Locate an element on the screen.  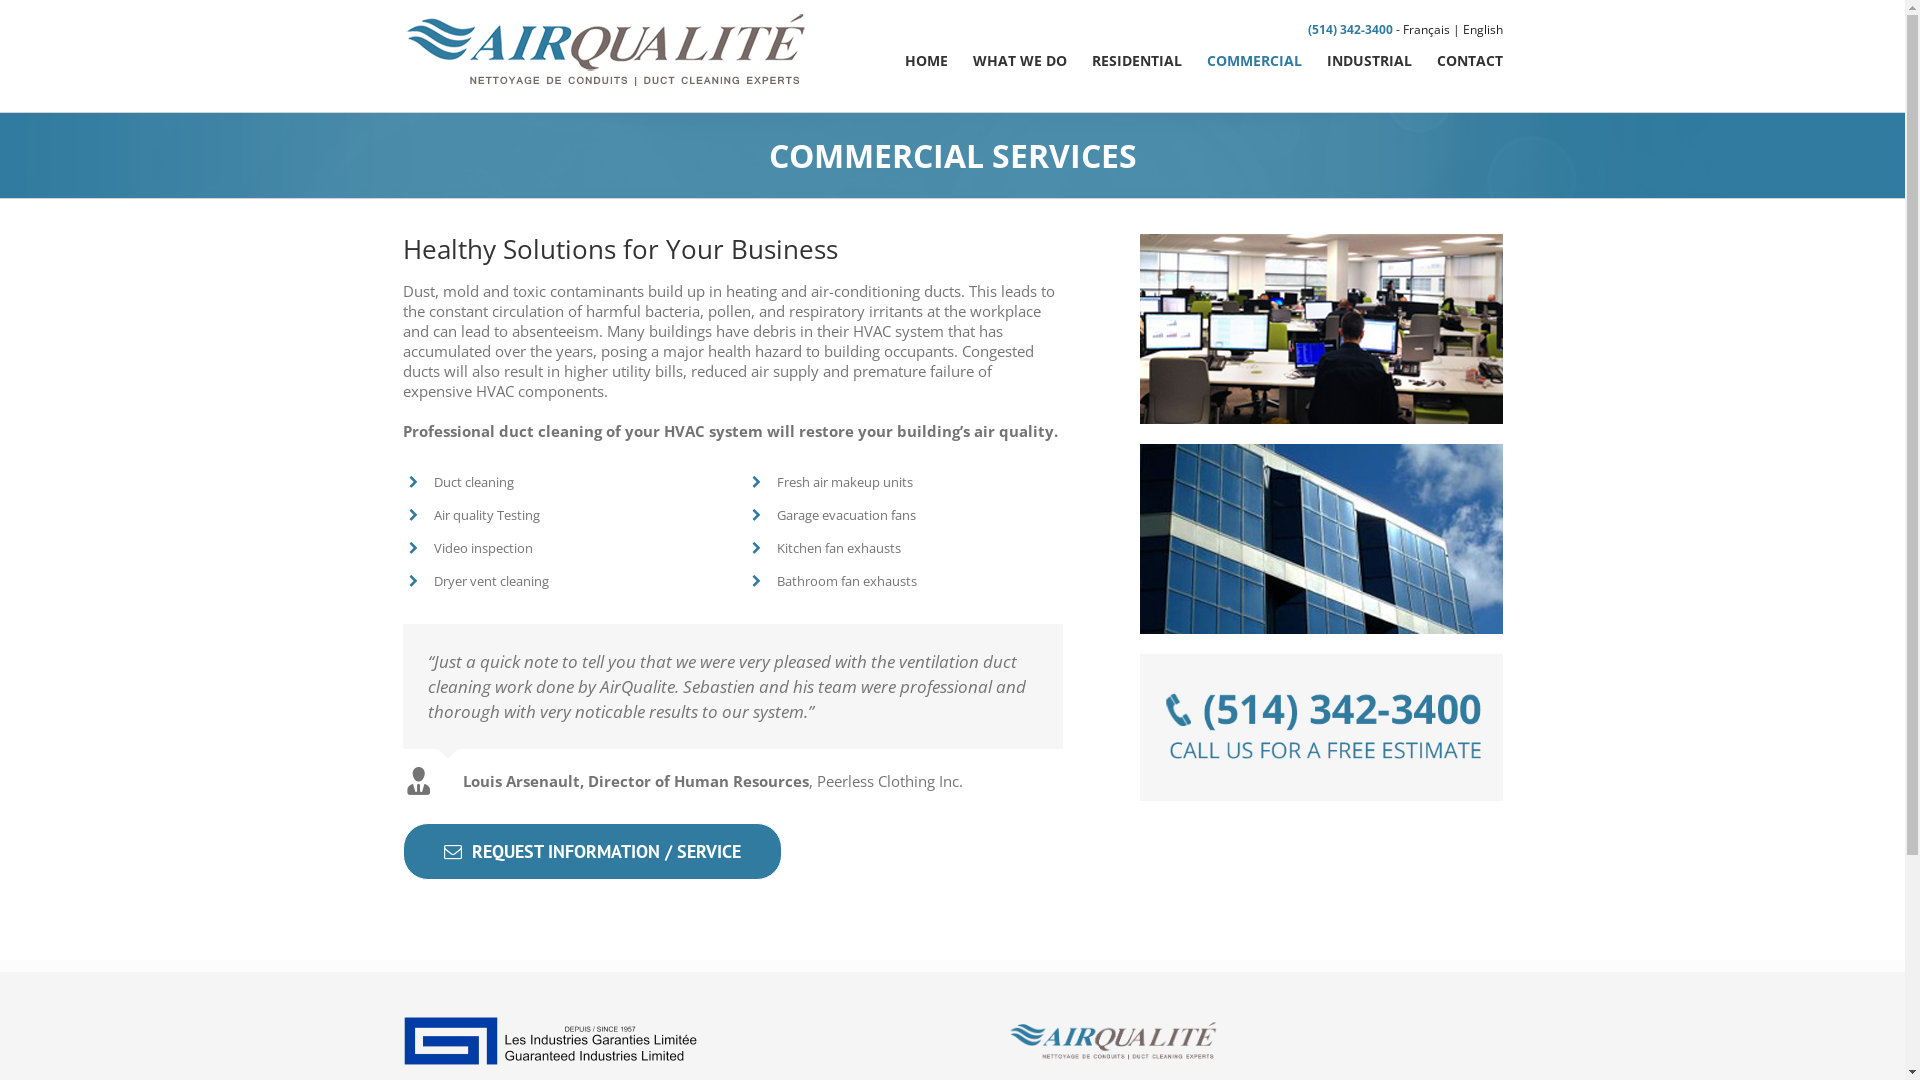
'REQUEST INFORMATION / SERVICE' is located at coordinates (590, 851).